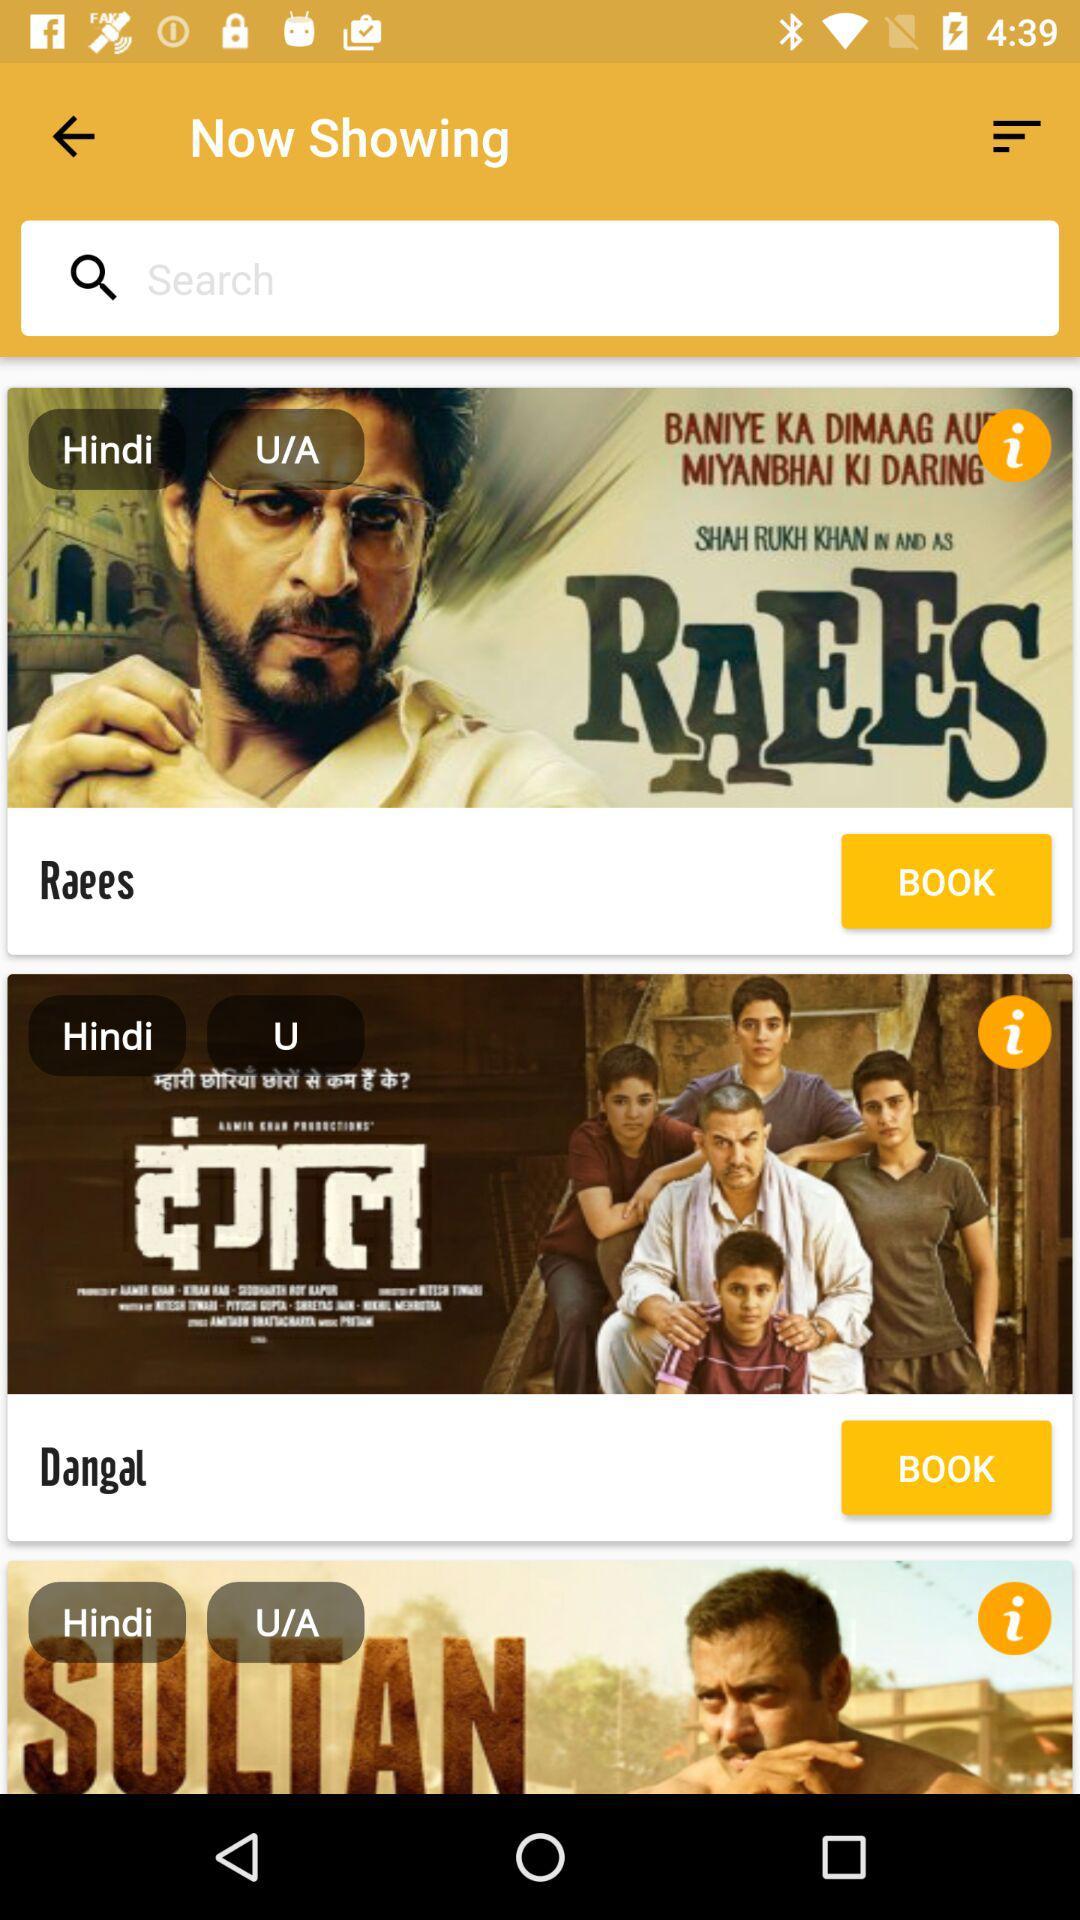 The width and height of the screenshot is (1080, 1920). What do you see at coordinates (1014, 1618) in the screenshot?
I see `show information` at bounding box center [1014, 1618].